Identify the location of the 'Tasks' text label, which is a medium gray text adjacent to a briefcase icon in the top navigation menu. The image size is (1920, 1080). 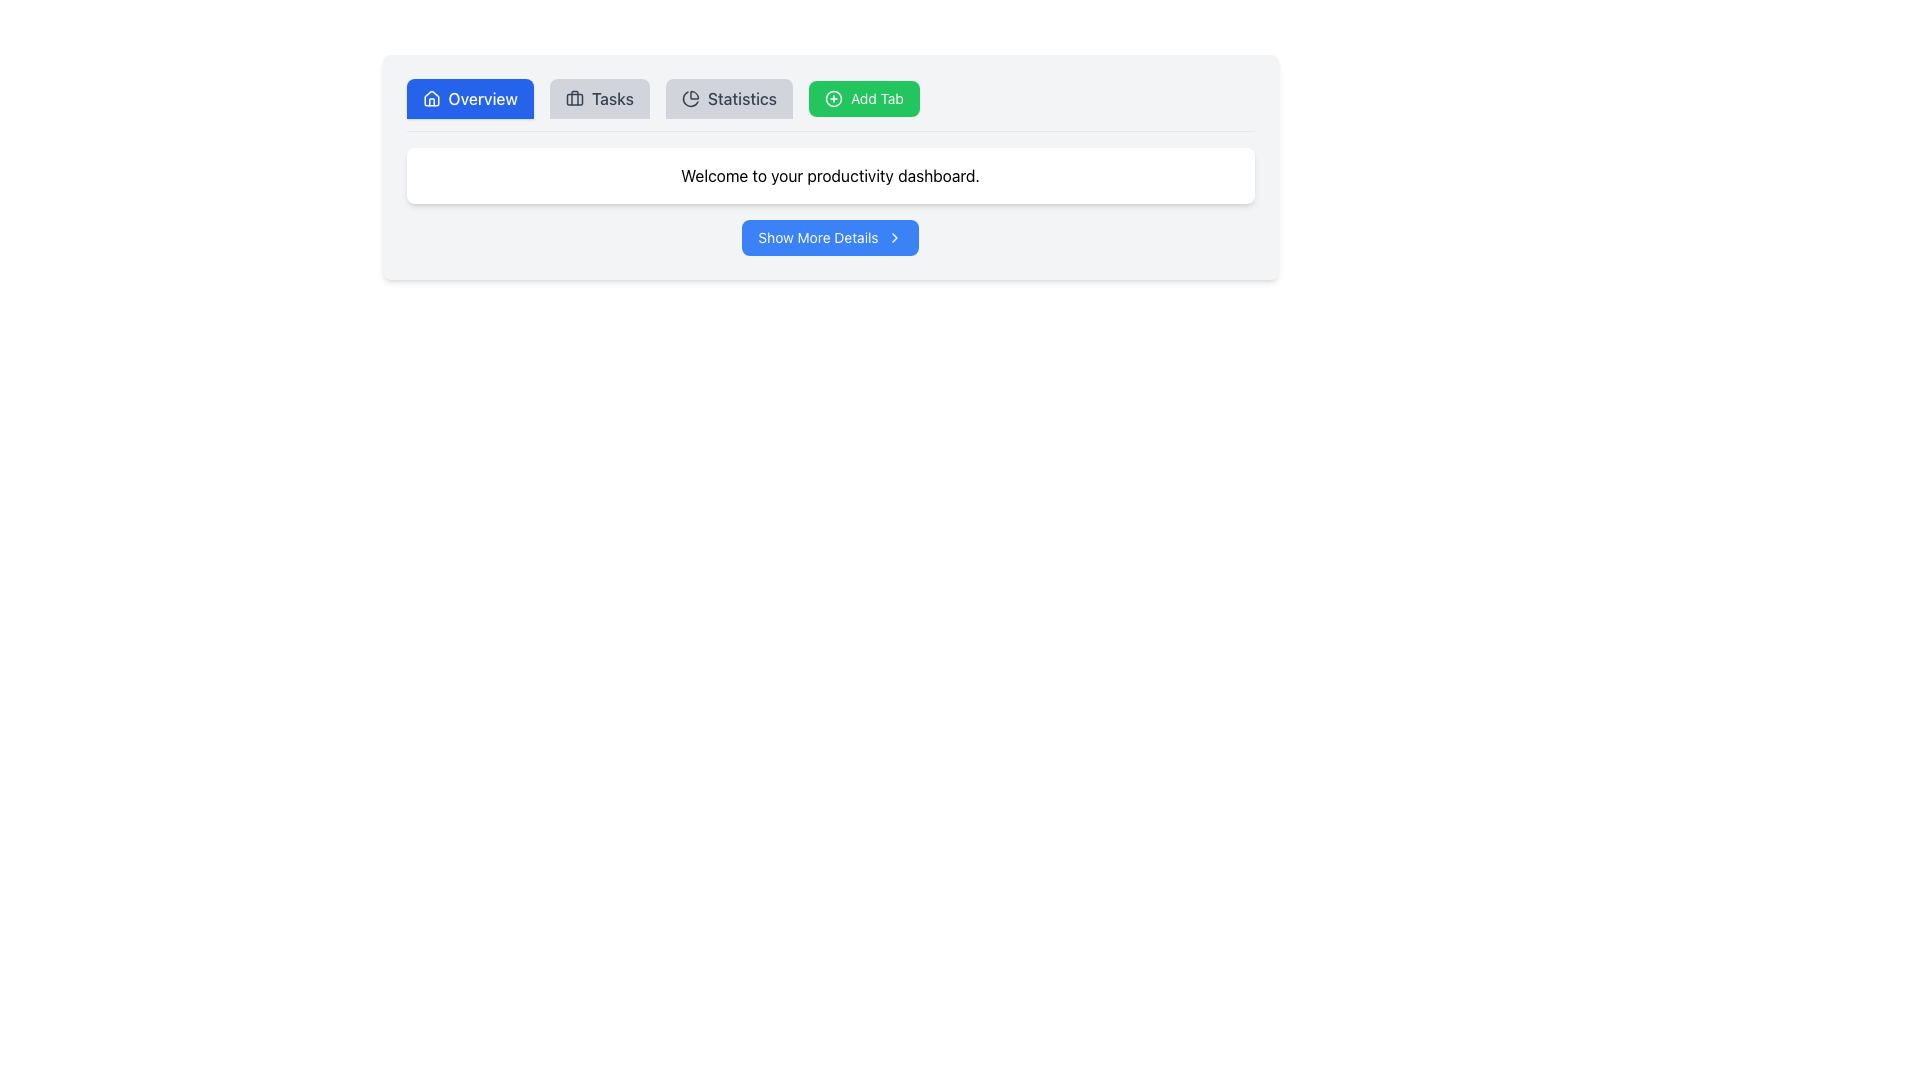
(611, 99).